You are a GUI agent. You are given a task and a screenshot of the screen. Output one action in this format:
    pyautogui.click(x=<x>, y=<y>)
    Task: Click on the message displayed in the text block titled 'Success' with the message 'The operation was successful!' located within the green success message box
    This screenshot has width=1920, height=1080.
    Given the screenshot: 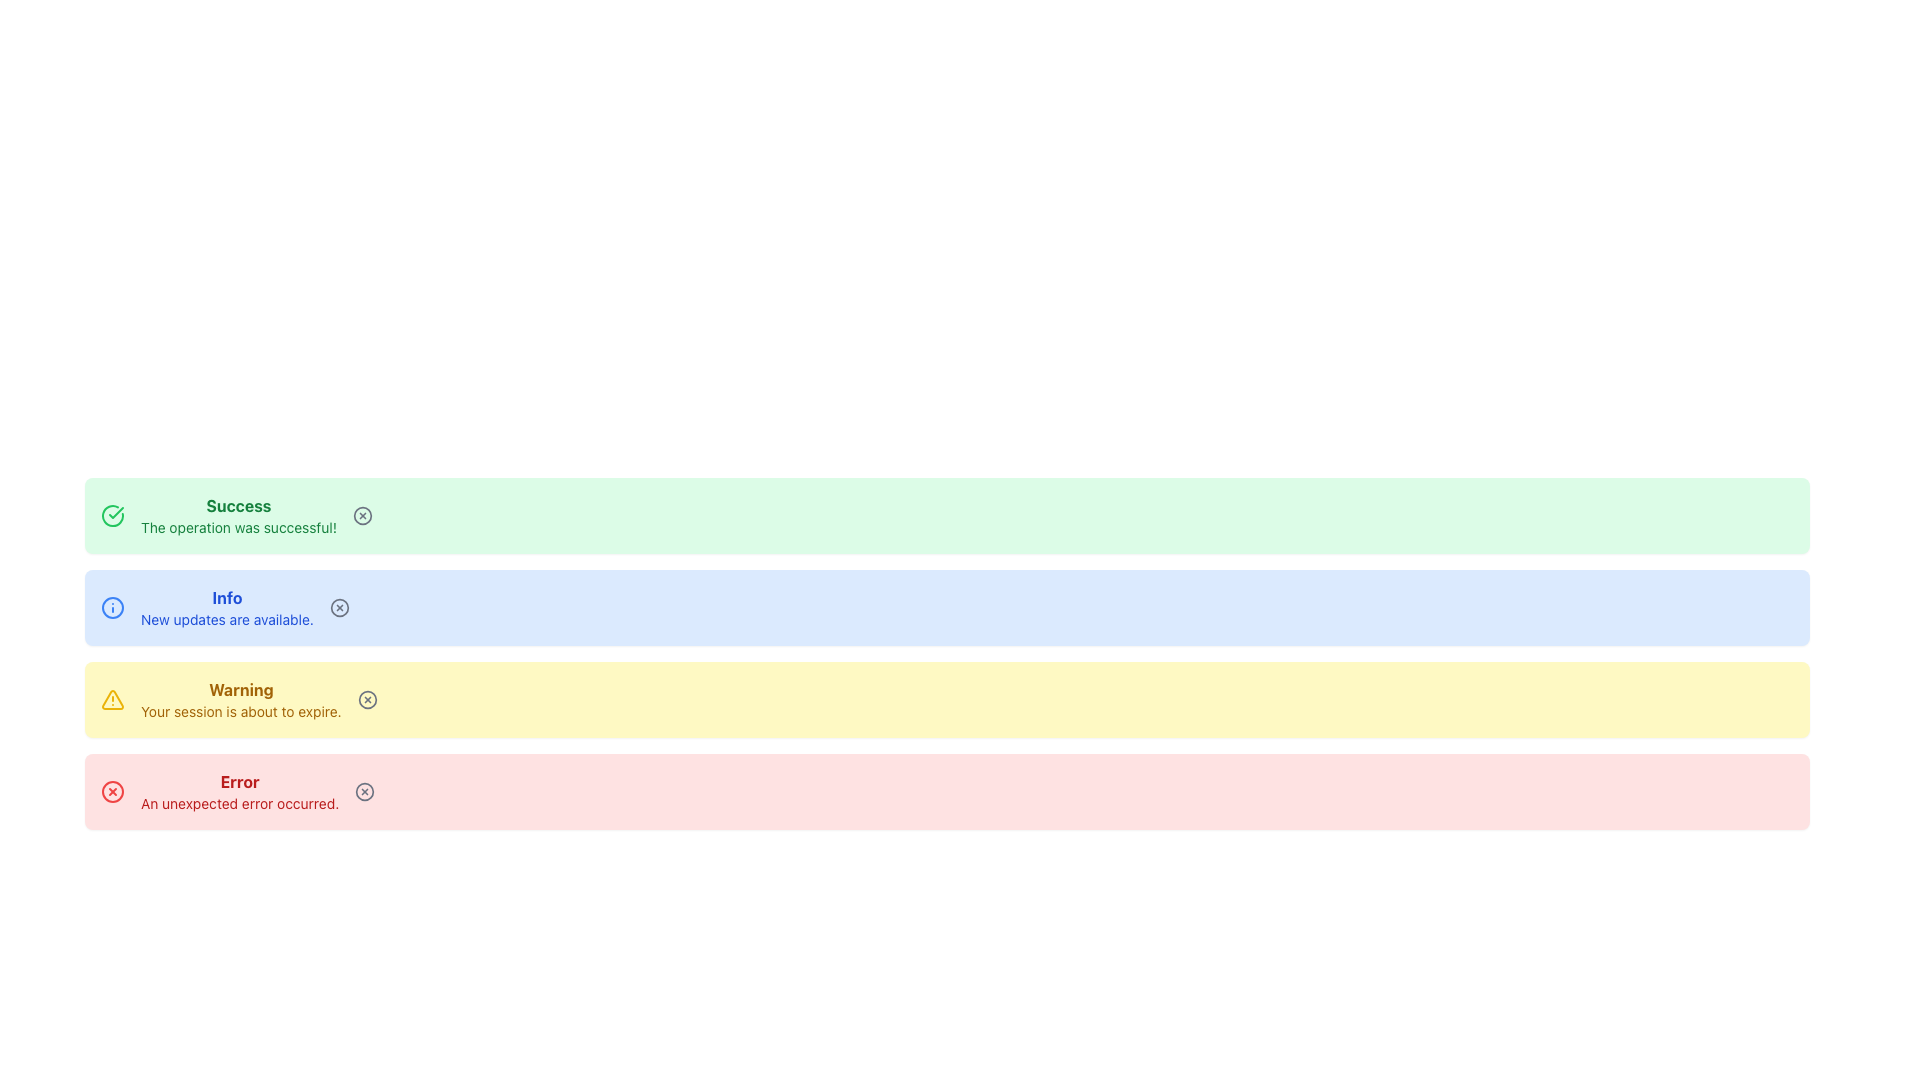 What is the action you would take?
    pyautogui.click(x=239, y=515)
    